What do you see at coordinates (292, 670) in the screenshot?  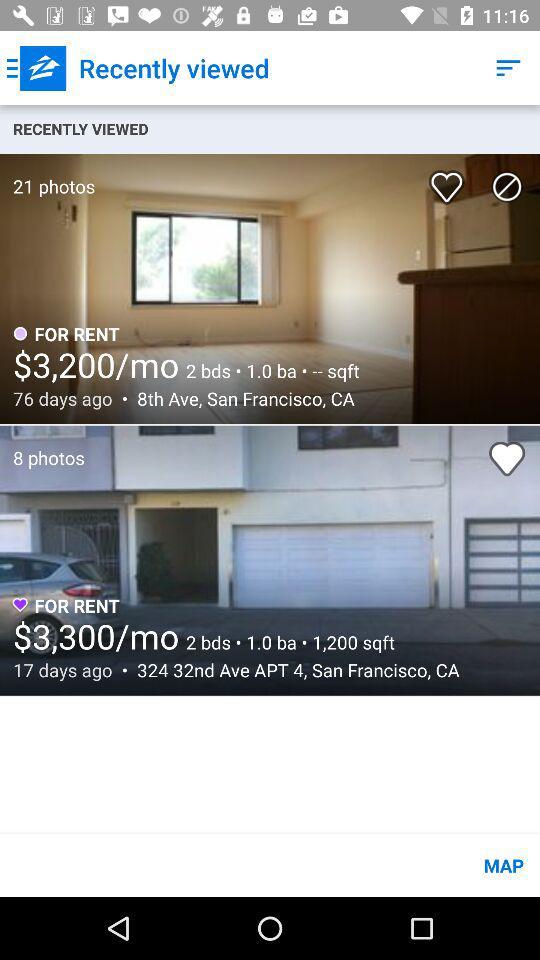 I see `324 32nd ave` at bounding box center [292, 670].